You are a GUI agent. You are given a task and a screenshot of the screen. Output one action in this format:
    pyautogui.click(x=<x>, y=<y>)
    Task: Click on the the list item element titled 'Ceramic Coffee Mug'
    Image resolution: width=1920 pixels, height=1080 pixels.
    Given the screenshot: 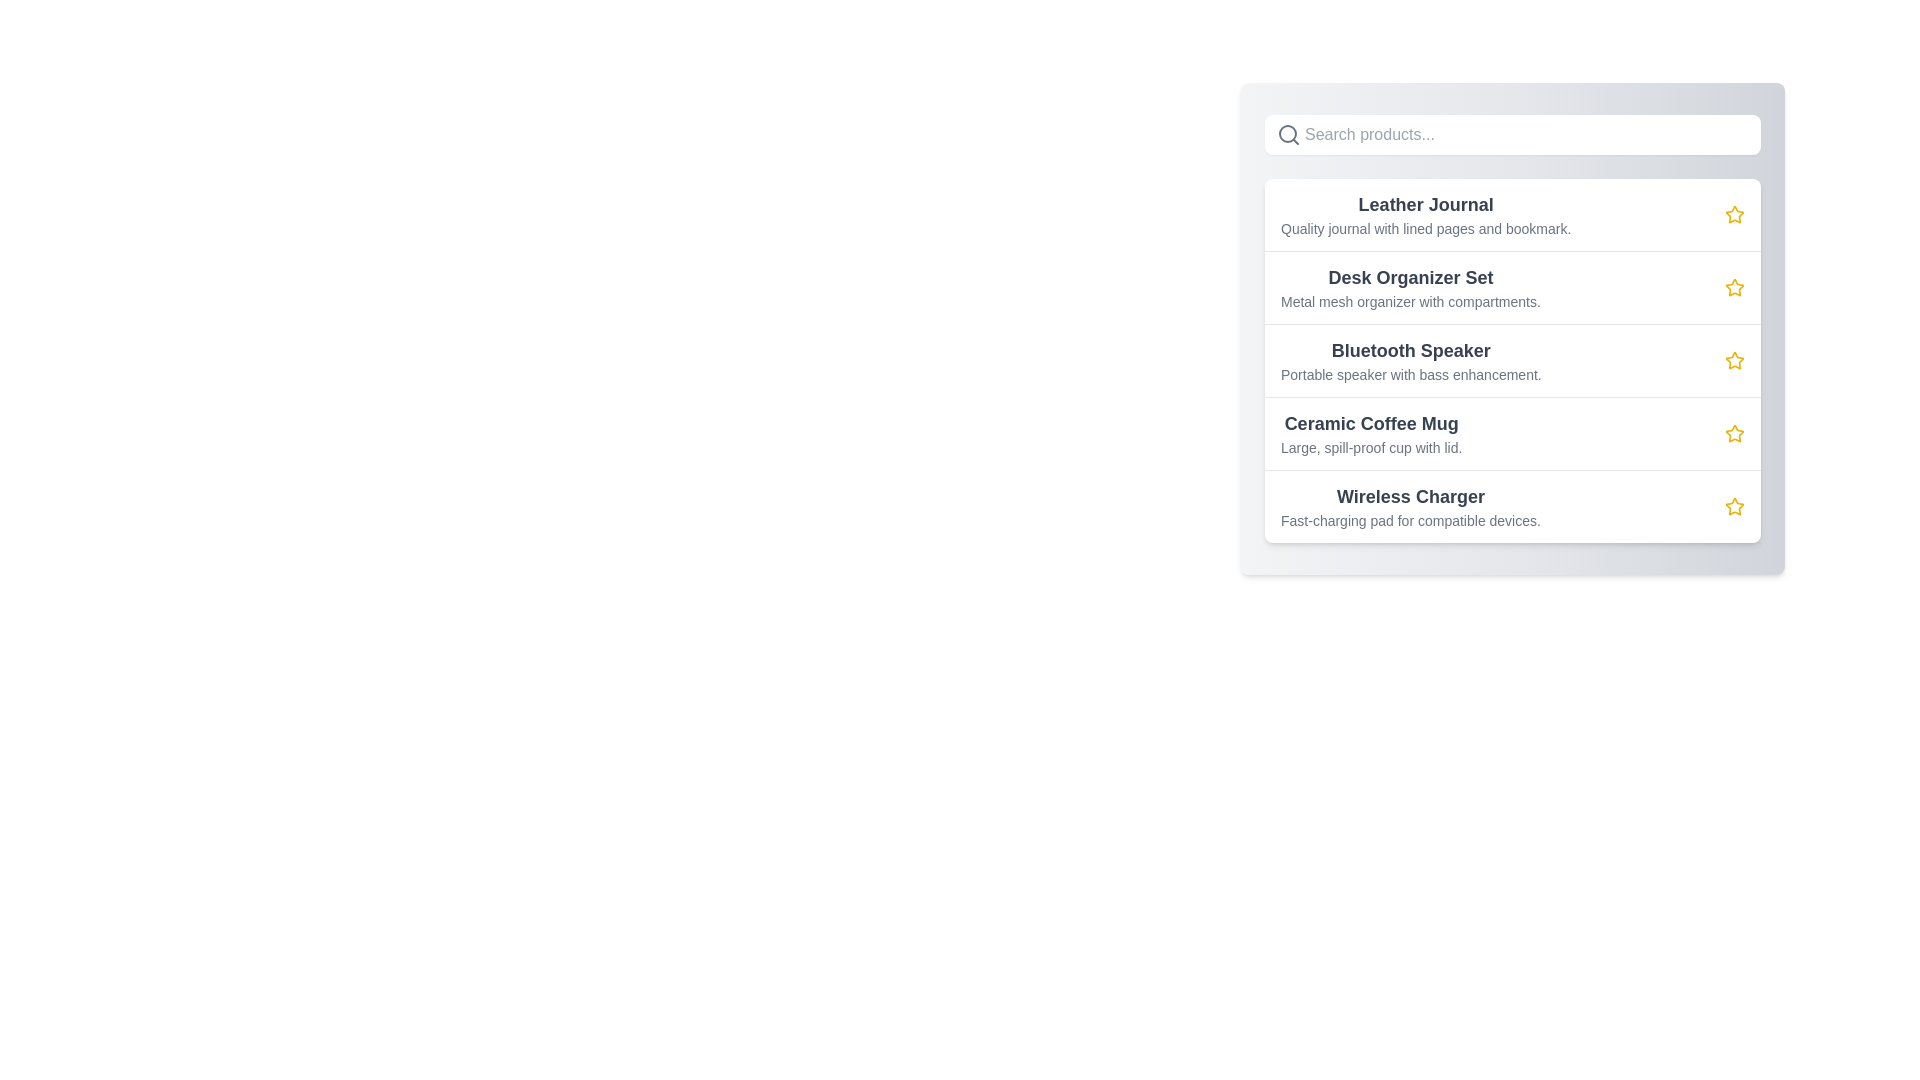 What is the action you would take?
    pyautogui.click(x=1512, y=432)
    